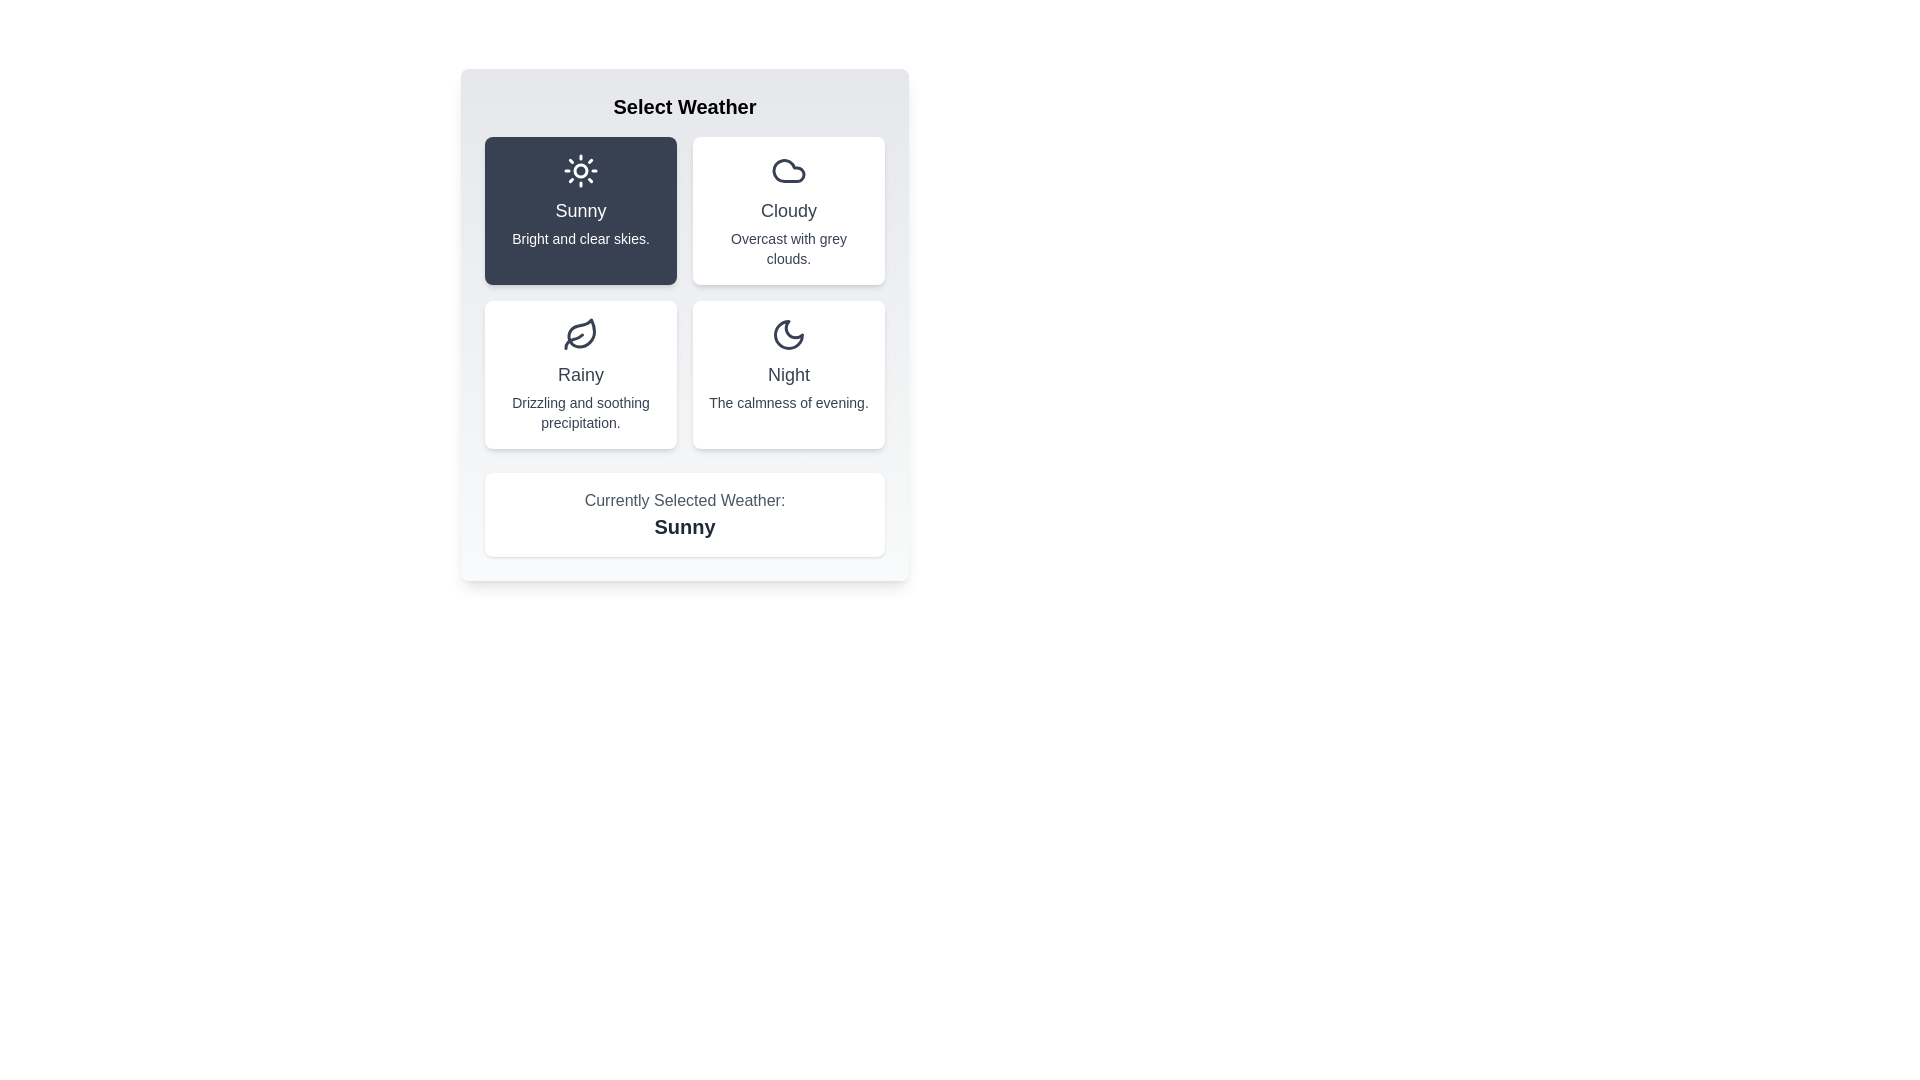  I want to click on the weather button Night to observe its hover effect, so click(787, 374).